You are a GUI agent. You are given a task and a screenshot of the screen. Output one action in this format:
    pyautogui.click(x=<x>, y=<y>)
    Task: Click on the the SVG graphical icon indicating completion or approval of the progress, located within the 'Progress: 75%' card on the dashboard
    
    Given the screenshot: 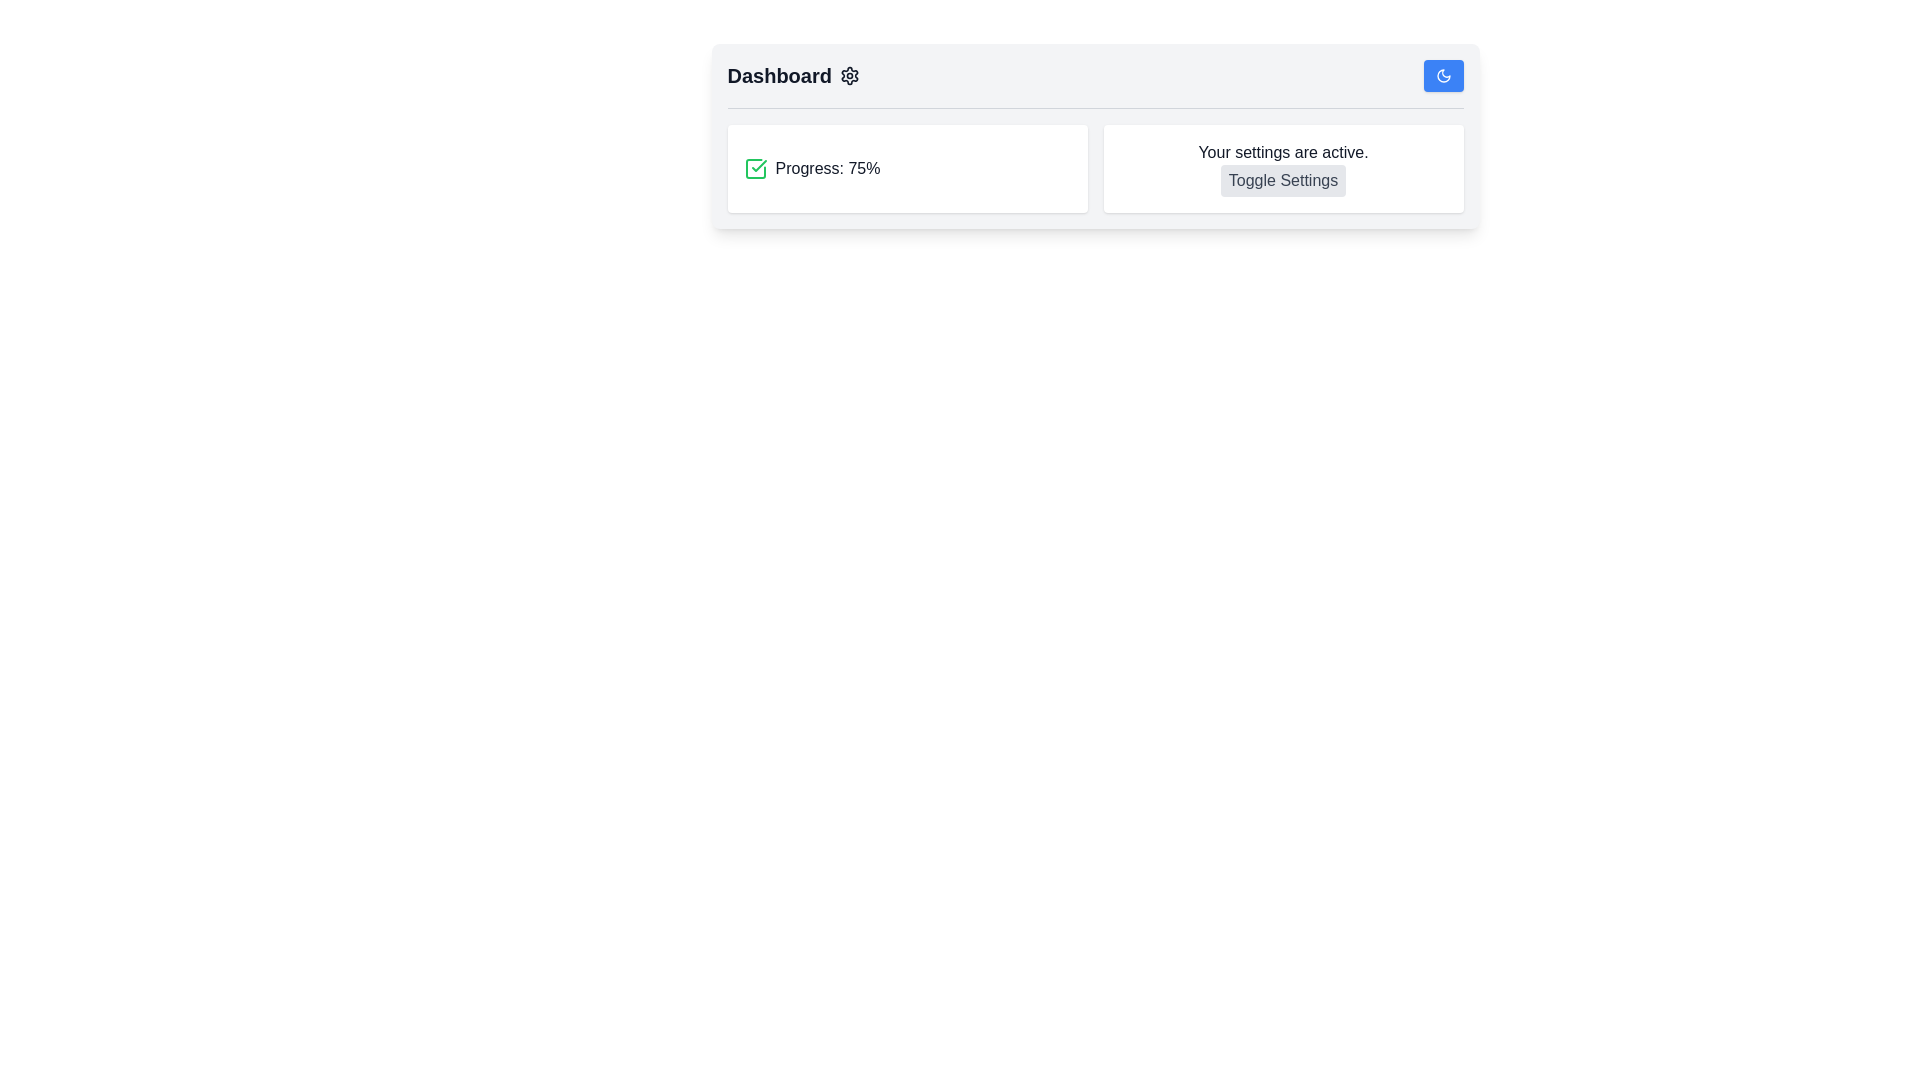 What is the action you would take?
    pyautogui.click(x=754, y=168)
    